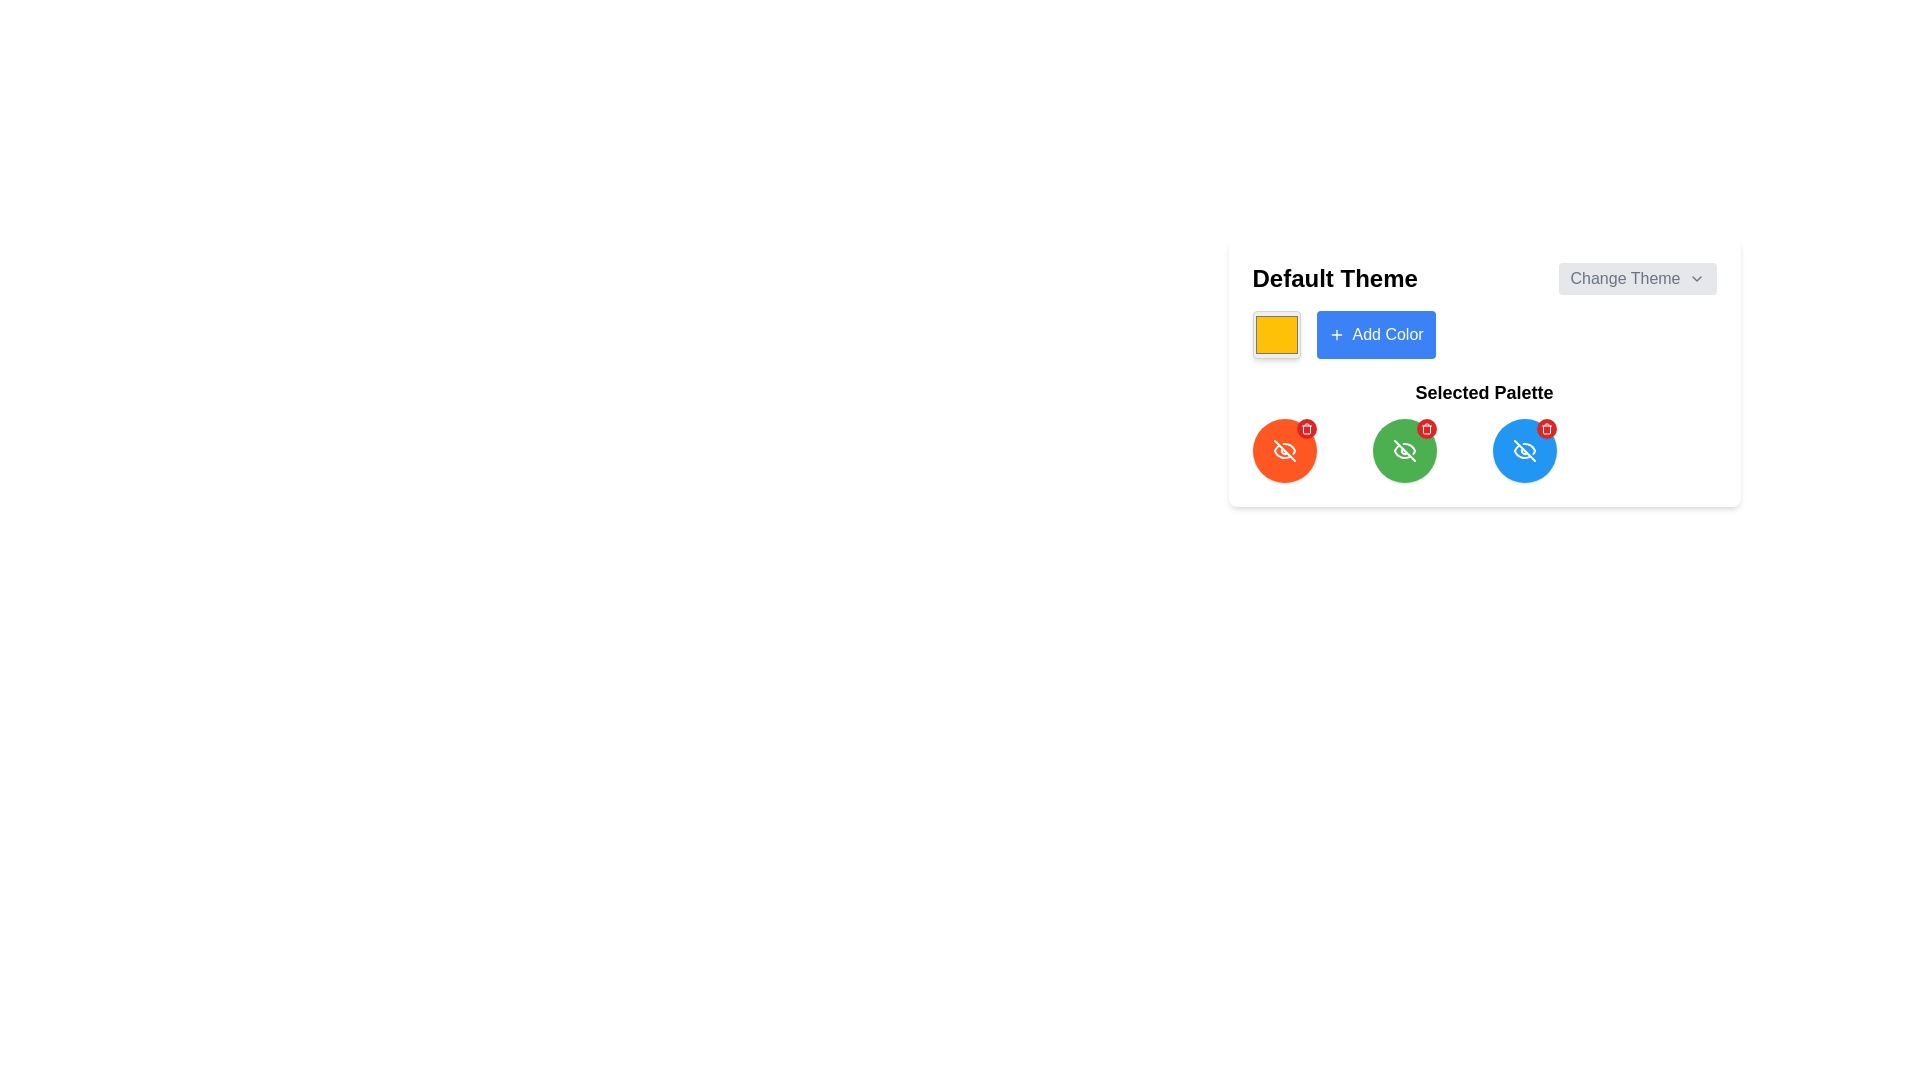 The width and height of the screenshot is (1920, 1080). What do you see at coordinates (1306, 427) in the screenshot?
I see `the trash bin icon button located at the top-right corner of each circular palette item within the 'Selected Palette' section` at bounding box center [1306, 427].